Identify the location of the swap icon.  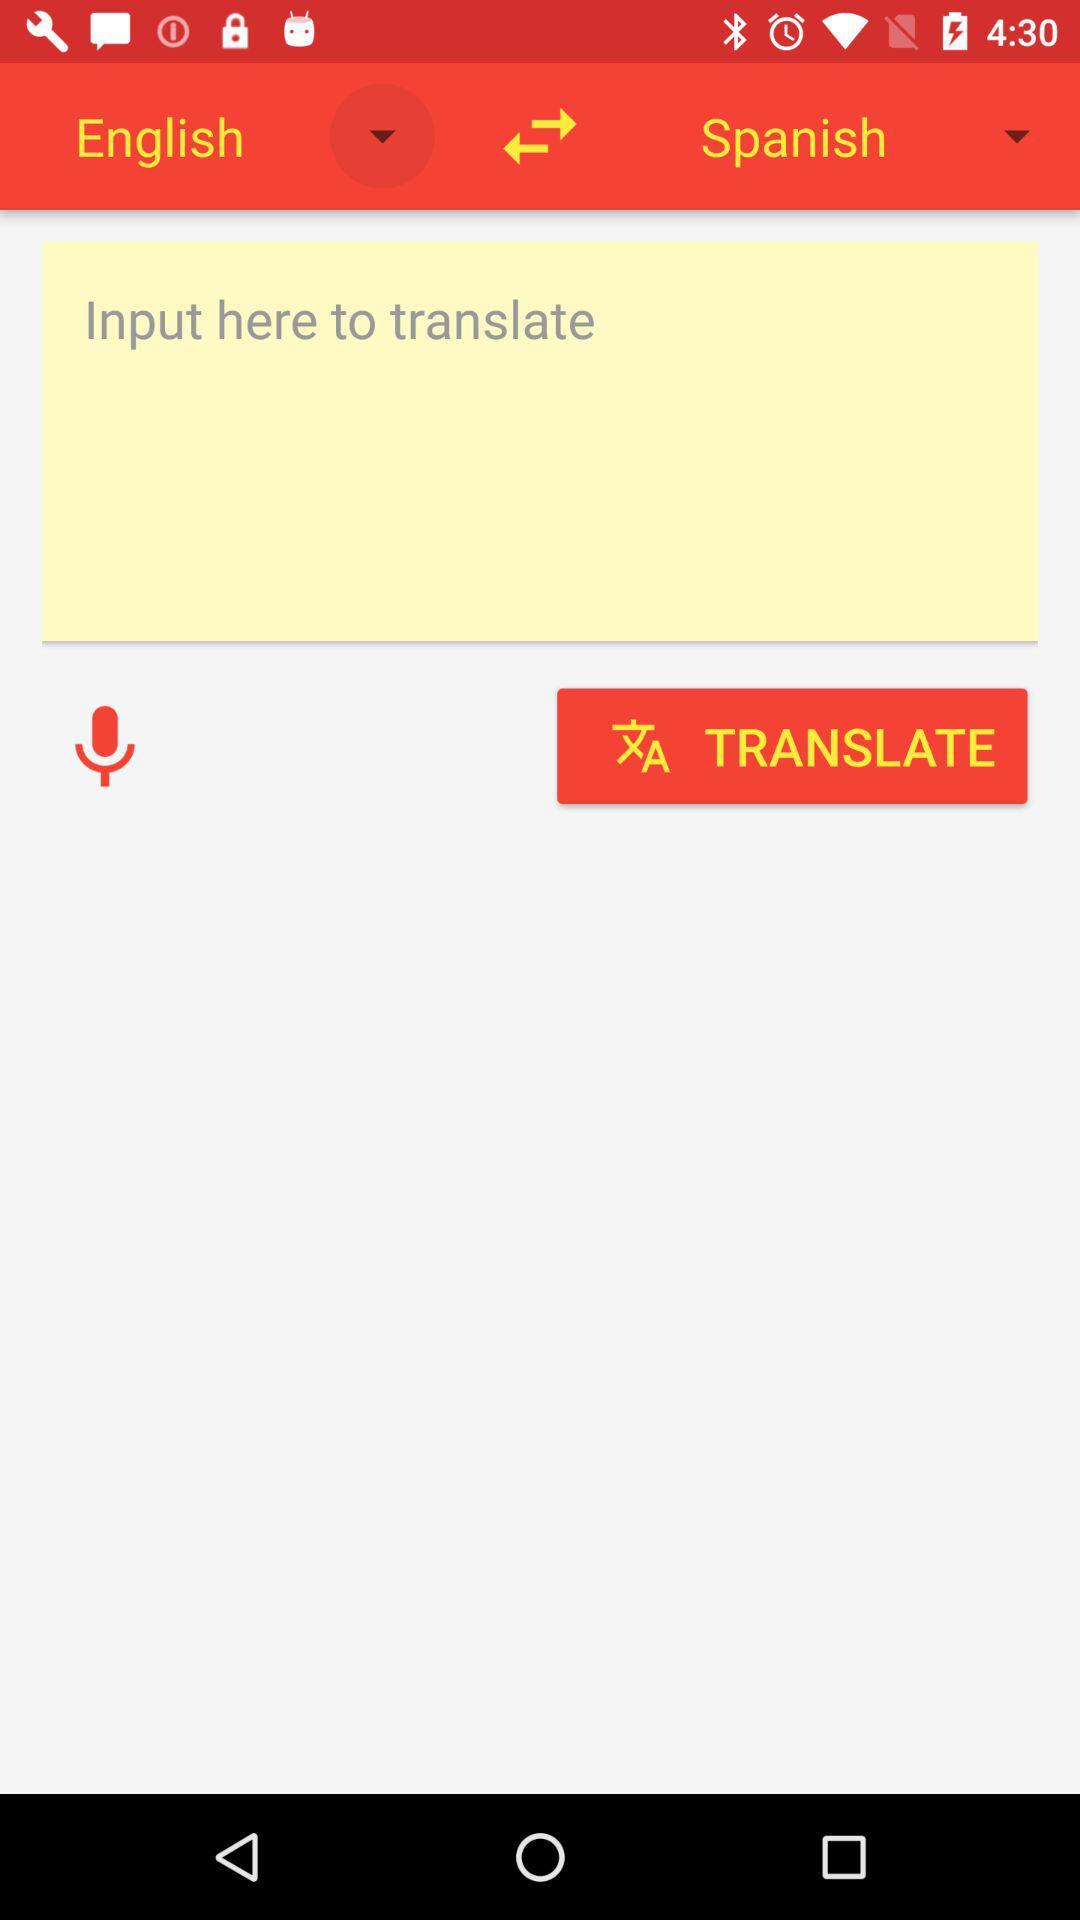
(540, 135).